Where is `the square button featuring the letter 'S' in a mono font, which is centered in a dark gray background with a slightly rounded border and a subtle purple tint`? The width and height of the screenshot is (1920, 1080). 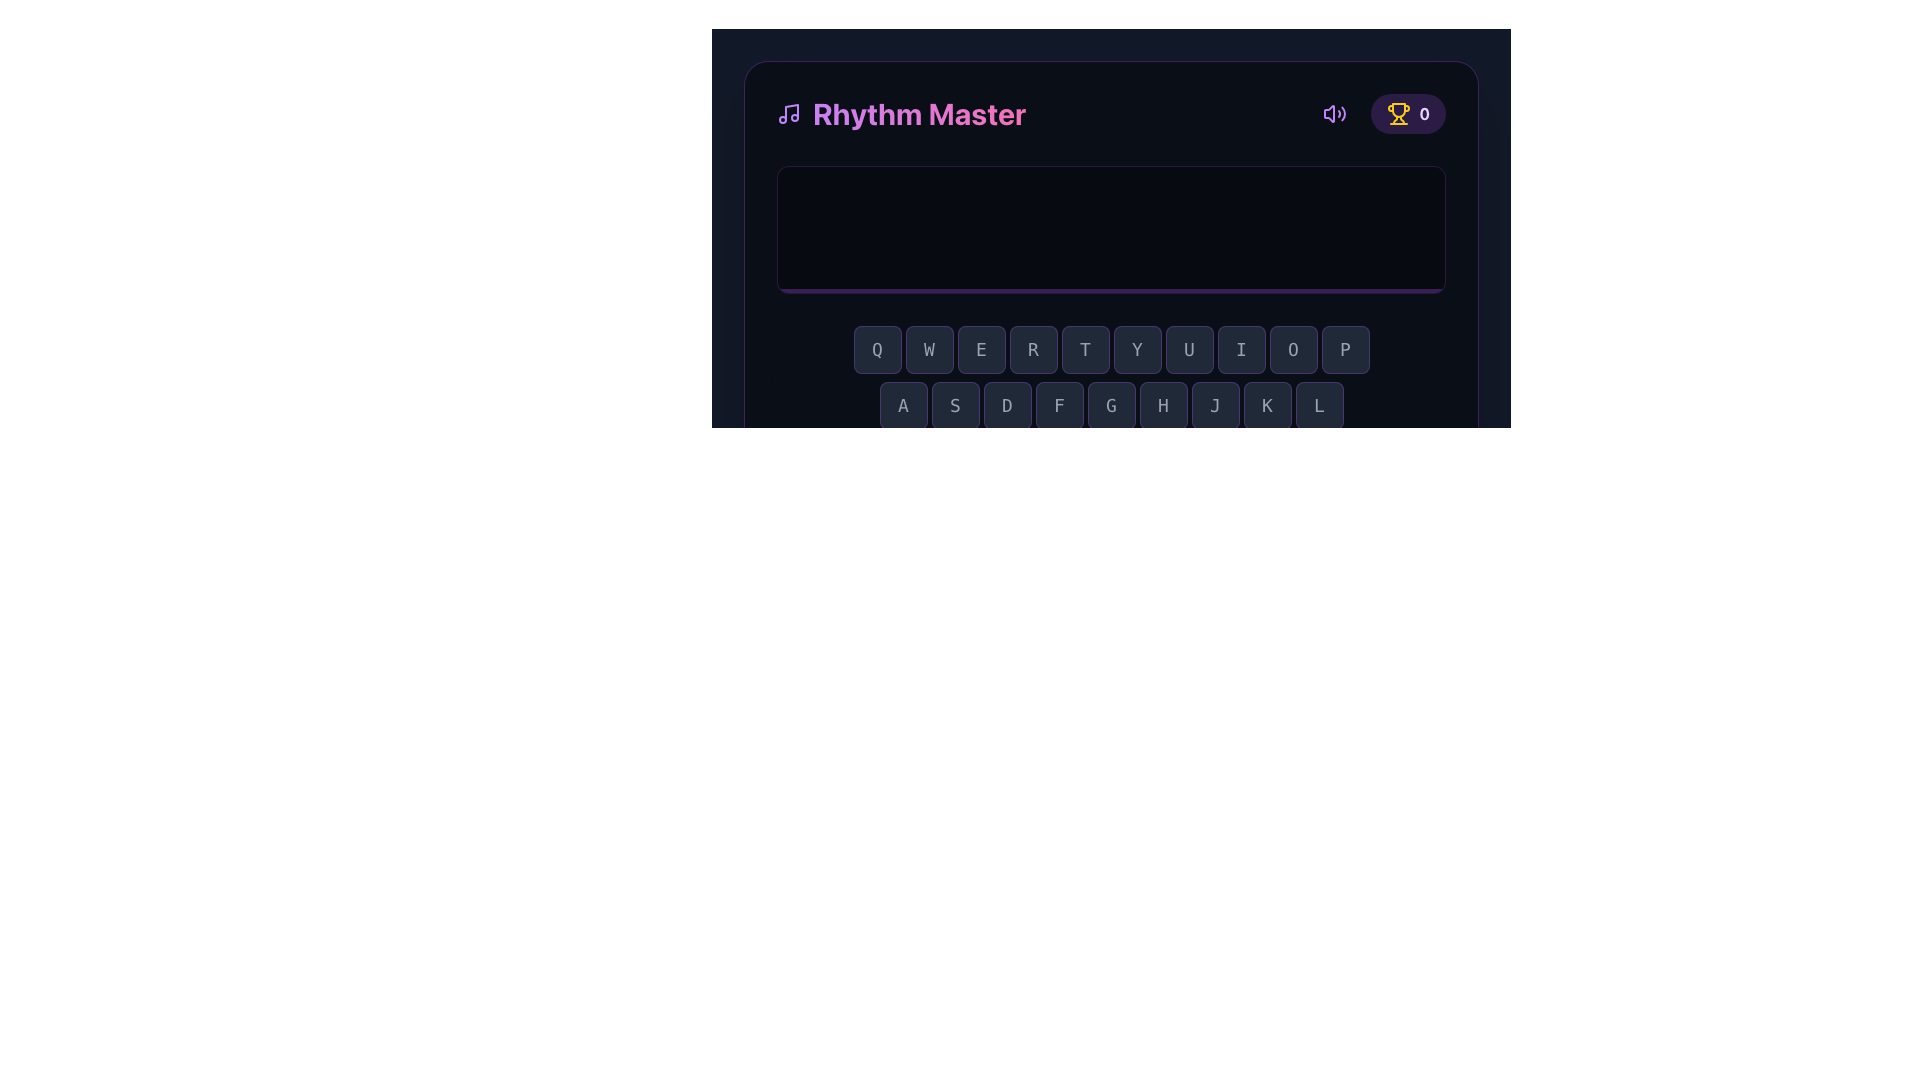 the square button featuring the letter 'S' in a mono font, which is centered in a dark gray background with a slightly rounded border and a subtle purple tint is located at coordinates (954, 405).